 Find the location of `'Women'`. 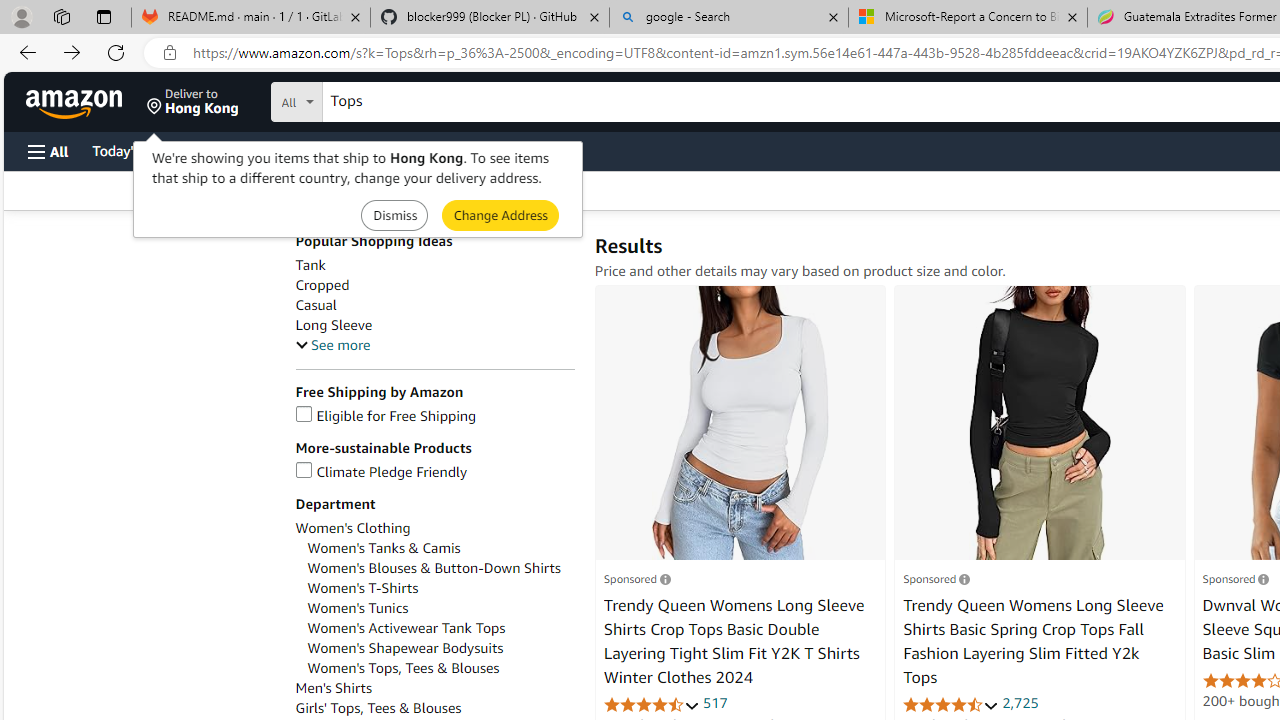

'Women' is located at coordinates (439, 568).